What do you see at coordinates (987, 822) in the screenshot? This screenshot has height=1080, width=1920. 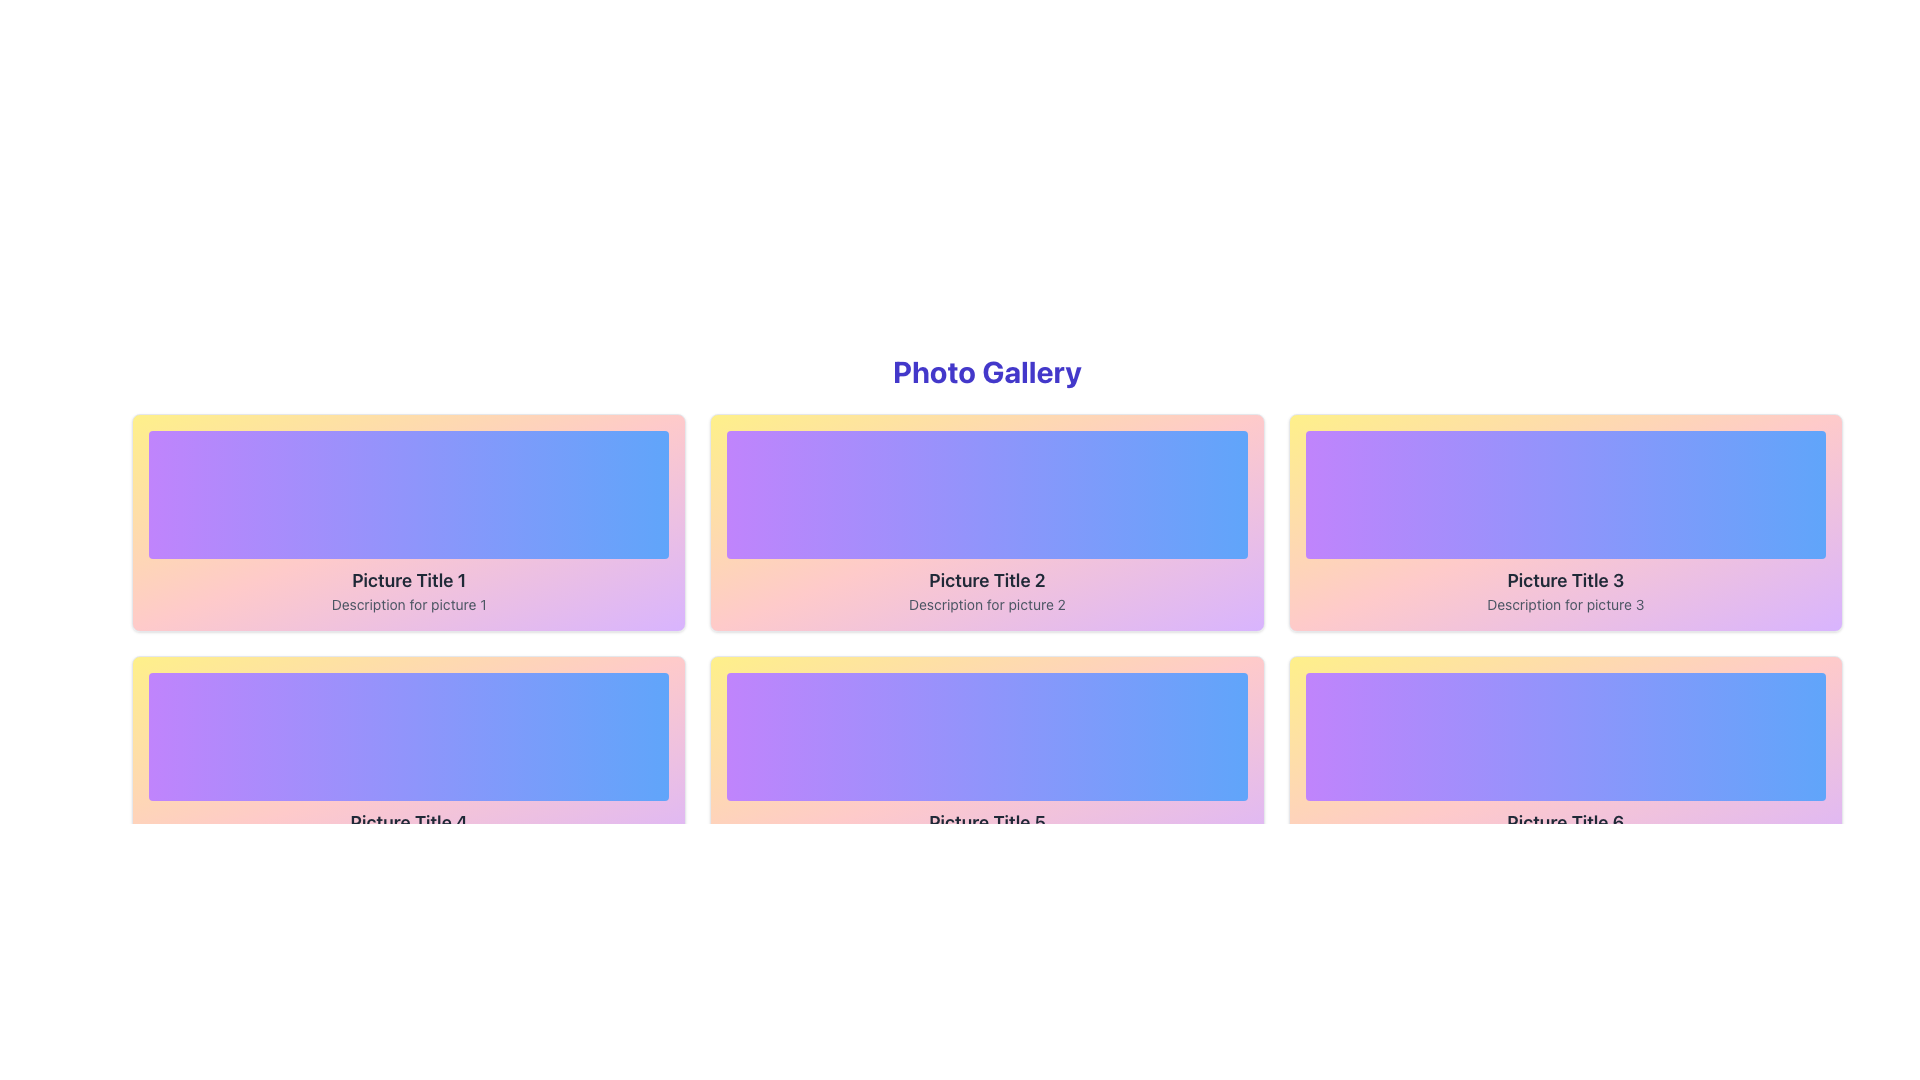 I see `the Text Label that serves as a title for the content of its card, located at the bottom center of the card in the bottom row, second column of the grid layout` at bounding box center [987, 822].